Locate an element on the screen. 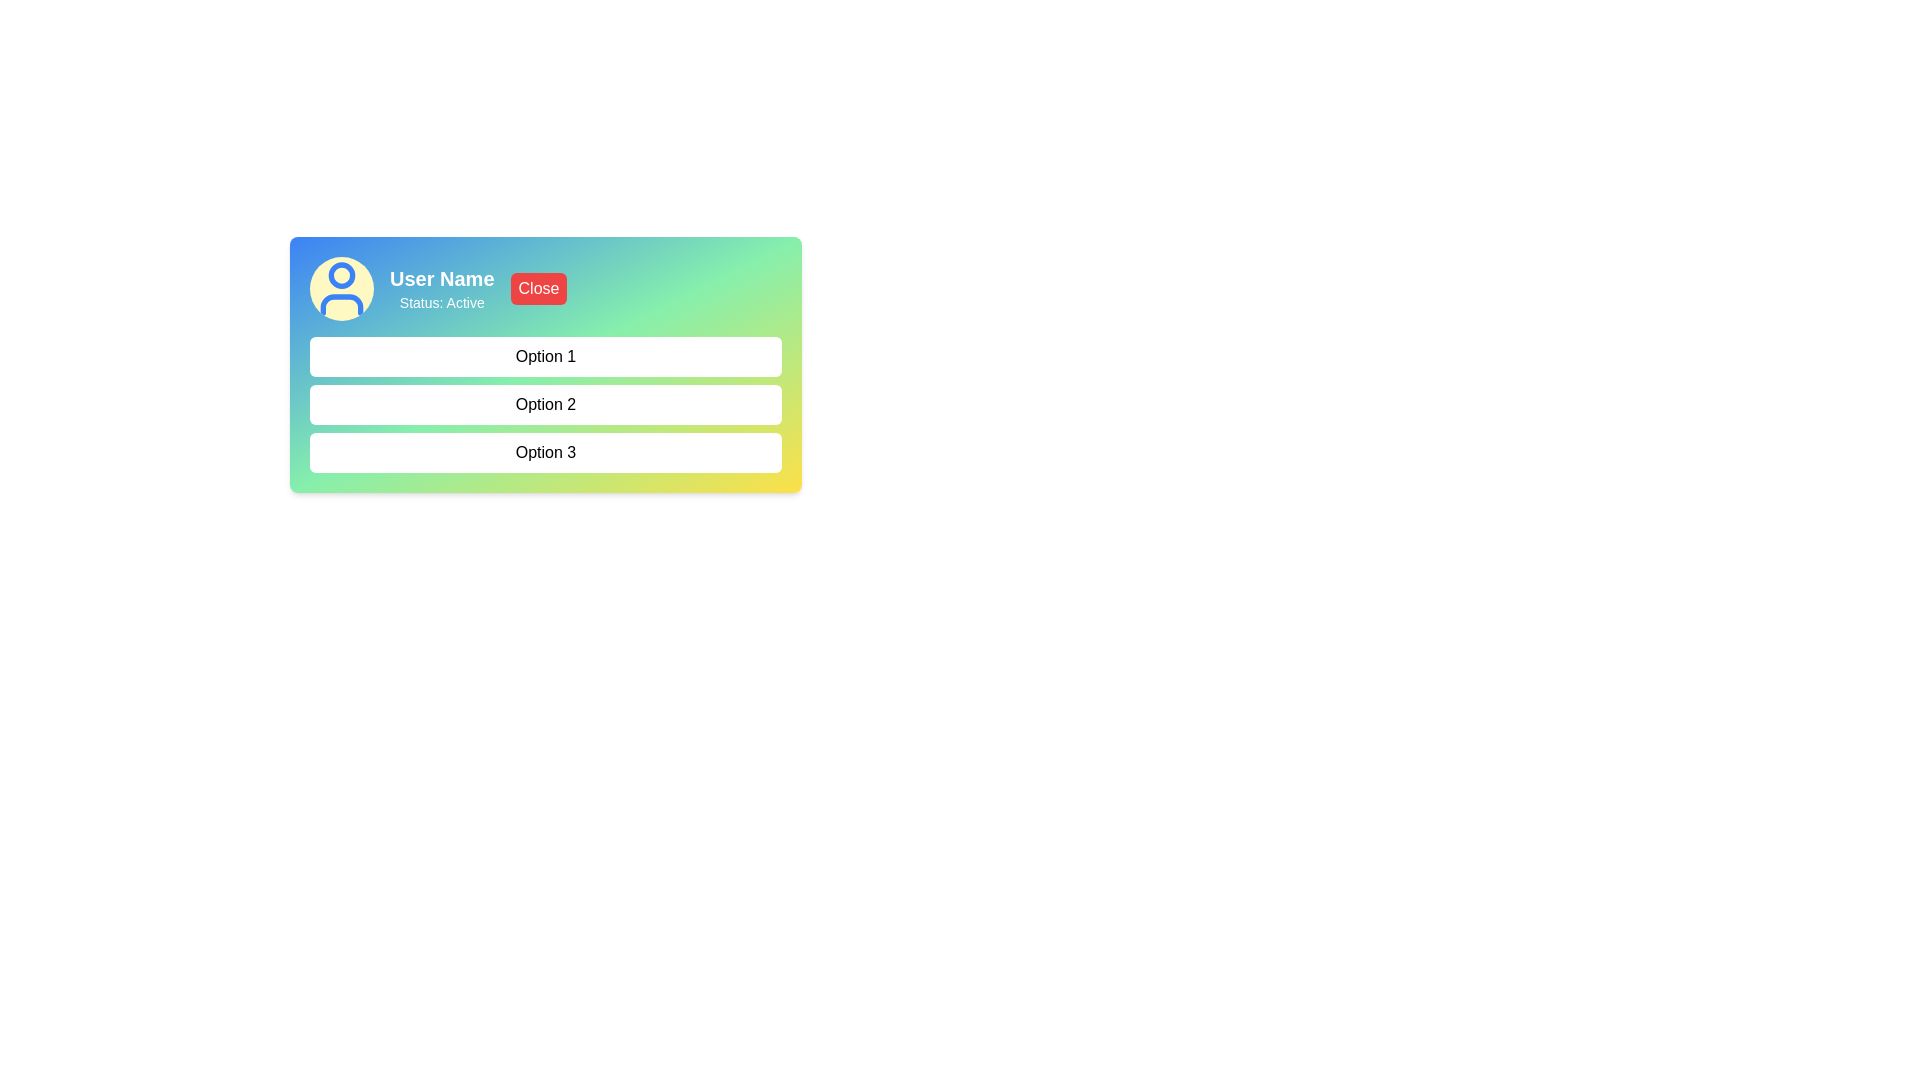 Image resolution: width=1920 pixels, height=1080 pixels. the 'Option 2' button, which is a rectangular button with rounded corners, white background, and black text, located in the middle of a group of three vertically stacked options is located at coordinates (546, 405).